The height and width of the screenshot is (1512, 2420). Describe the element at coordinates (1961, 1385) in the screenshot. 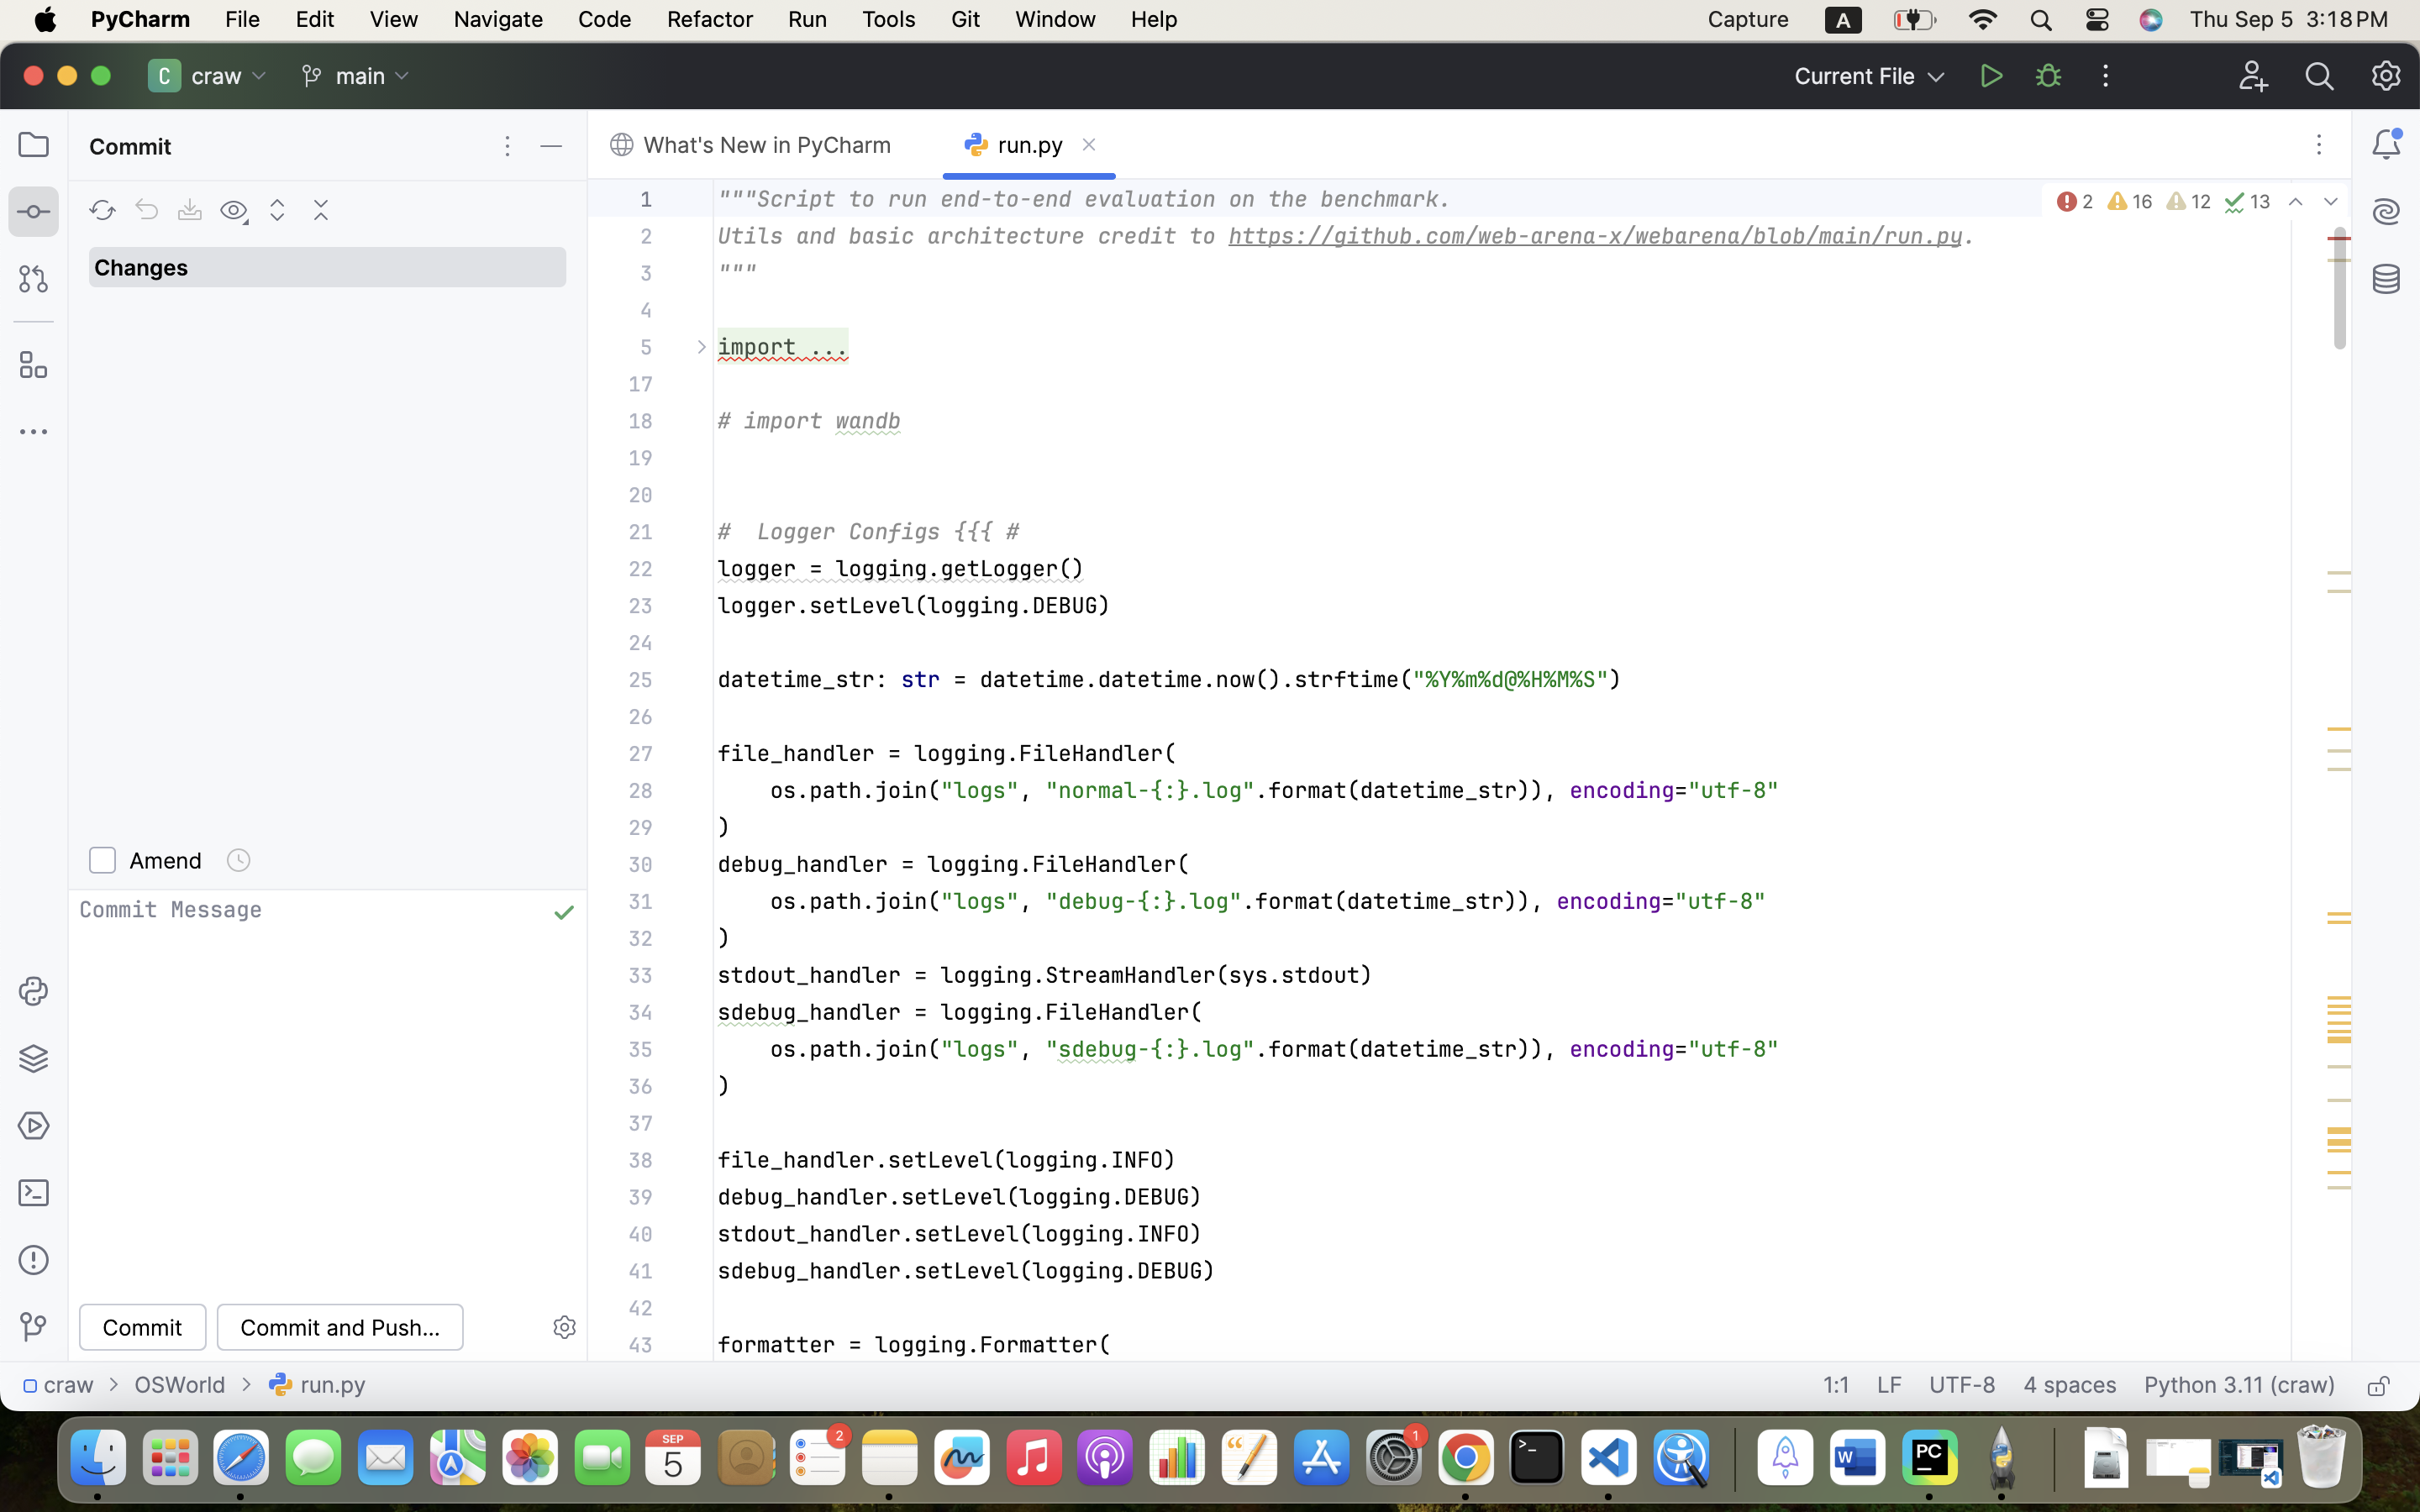

I see `'UTF-8'` at that location.